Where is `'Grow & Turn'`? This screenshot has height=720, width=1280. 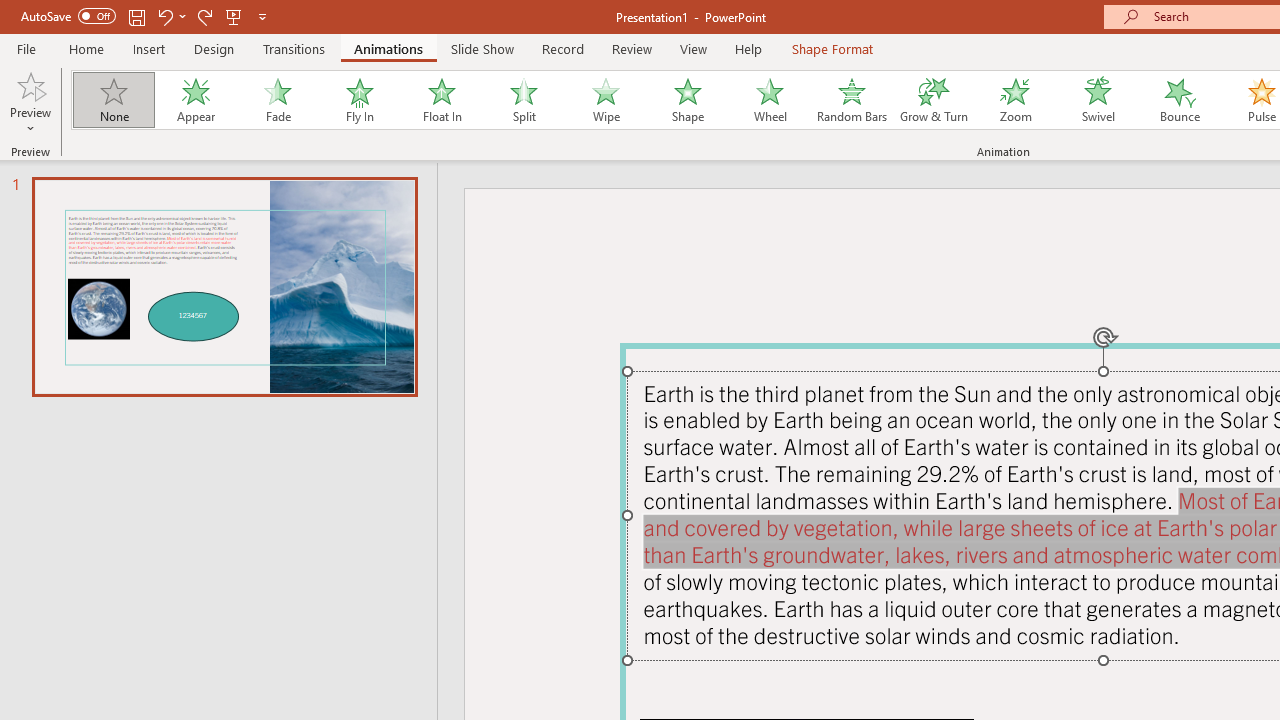
'Grow & Turn' is located at coordinates (933, 100).